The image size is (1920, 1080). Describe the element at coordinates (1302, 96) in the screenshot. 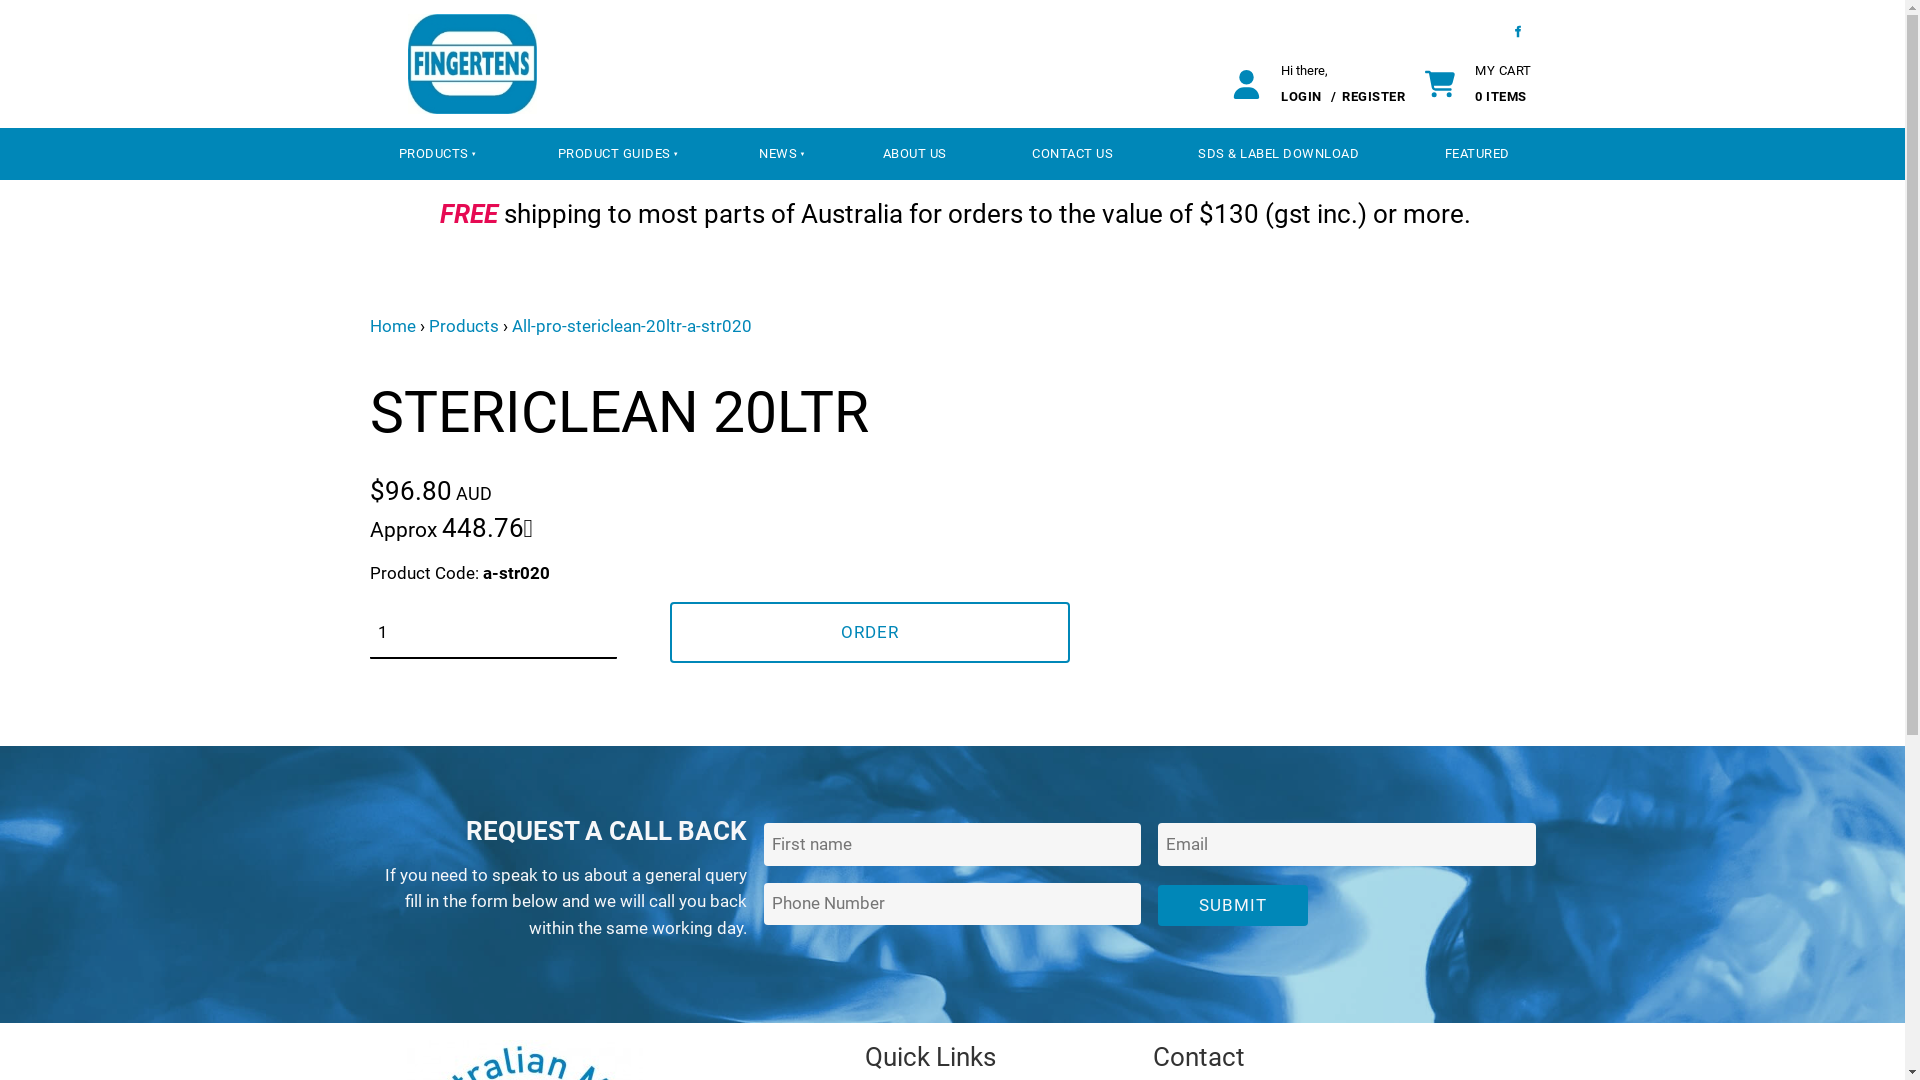

I see `'LOGIN'` at that location.